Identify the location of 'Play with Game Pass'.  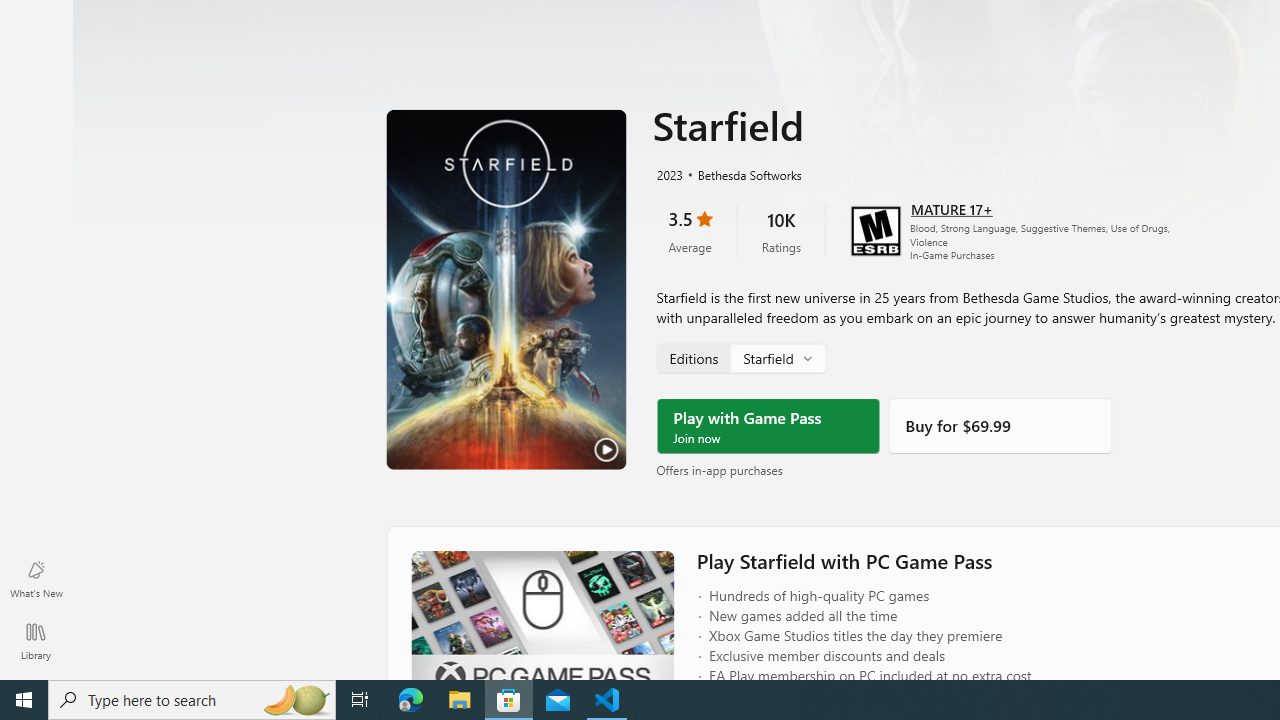
(767, 425).